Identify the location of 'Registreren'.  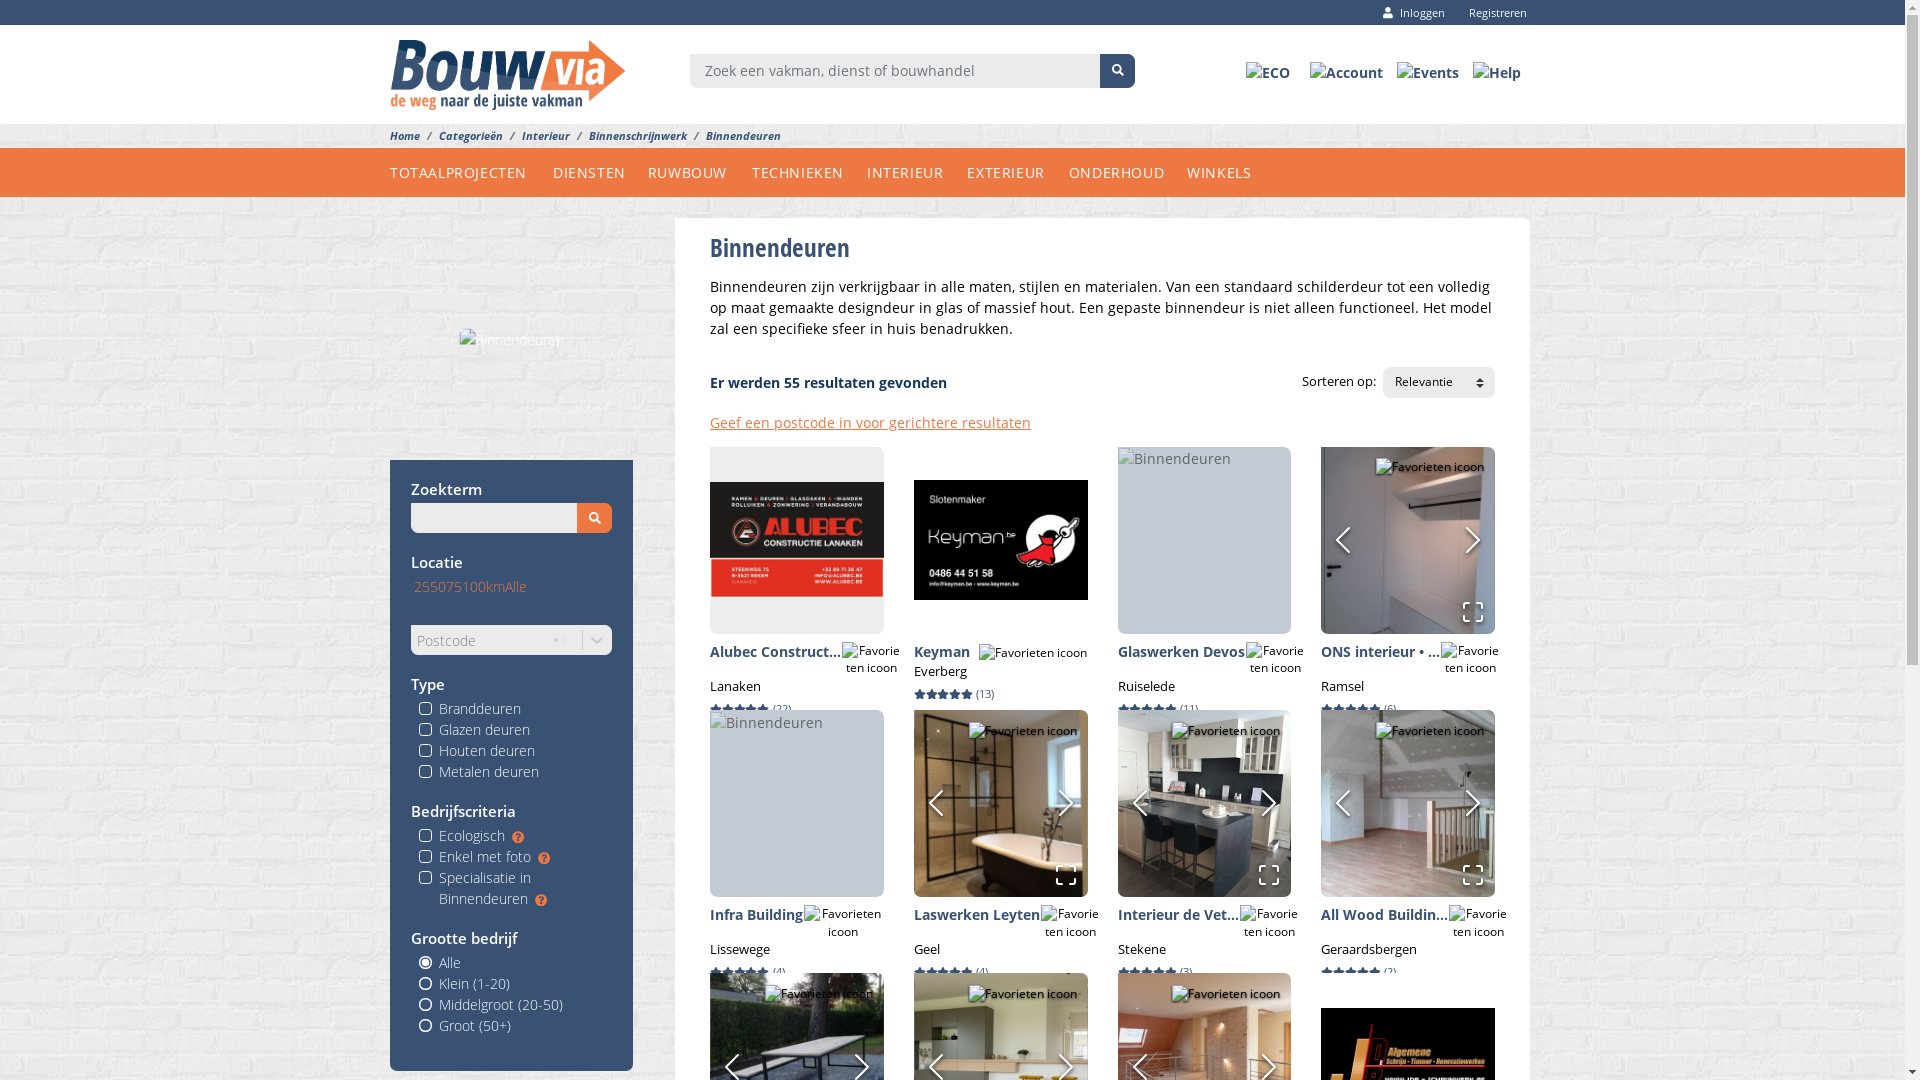
(1491, 12).